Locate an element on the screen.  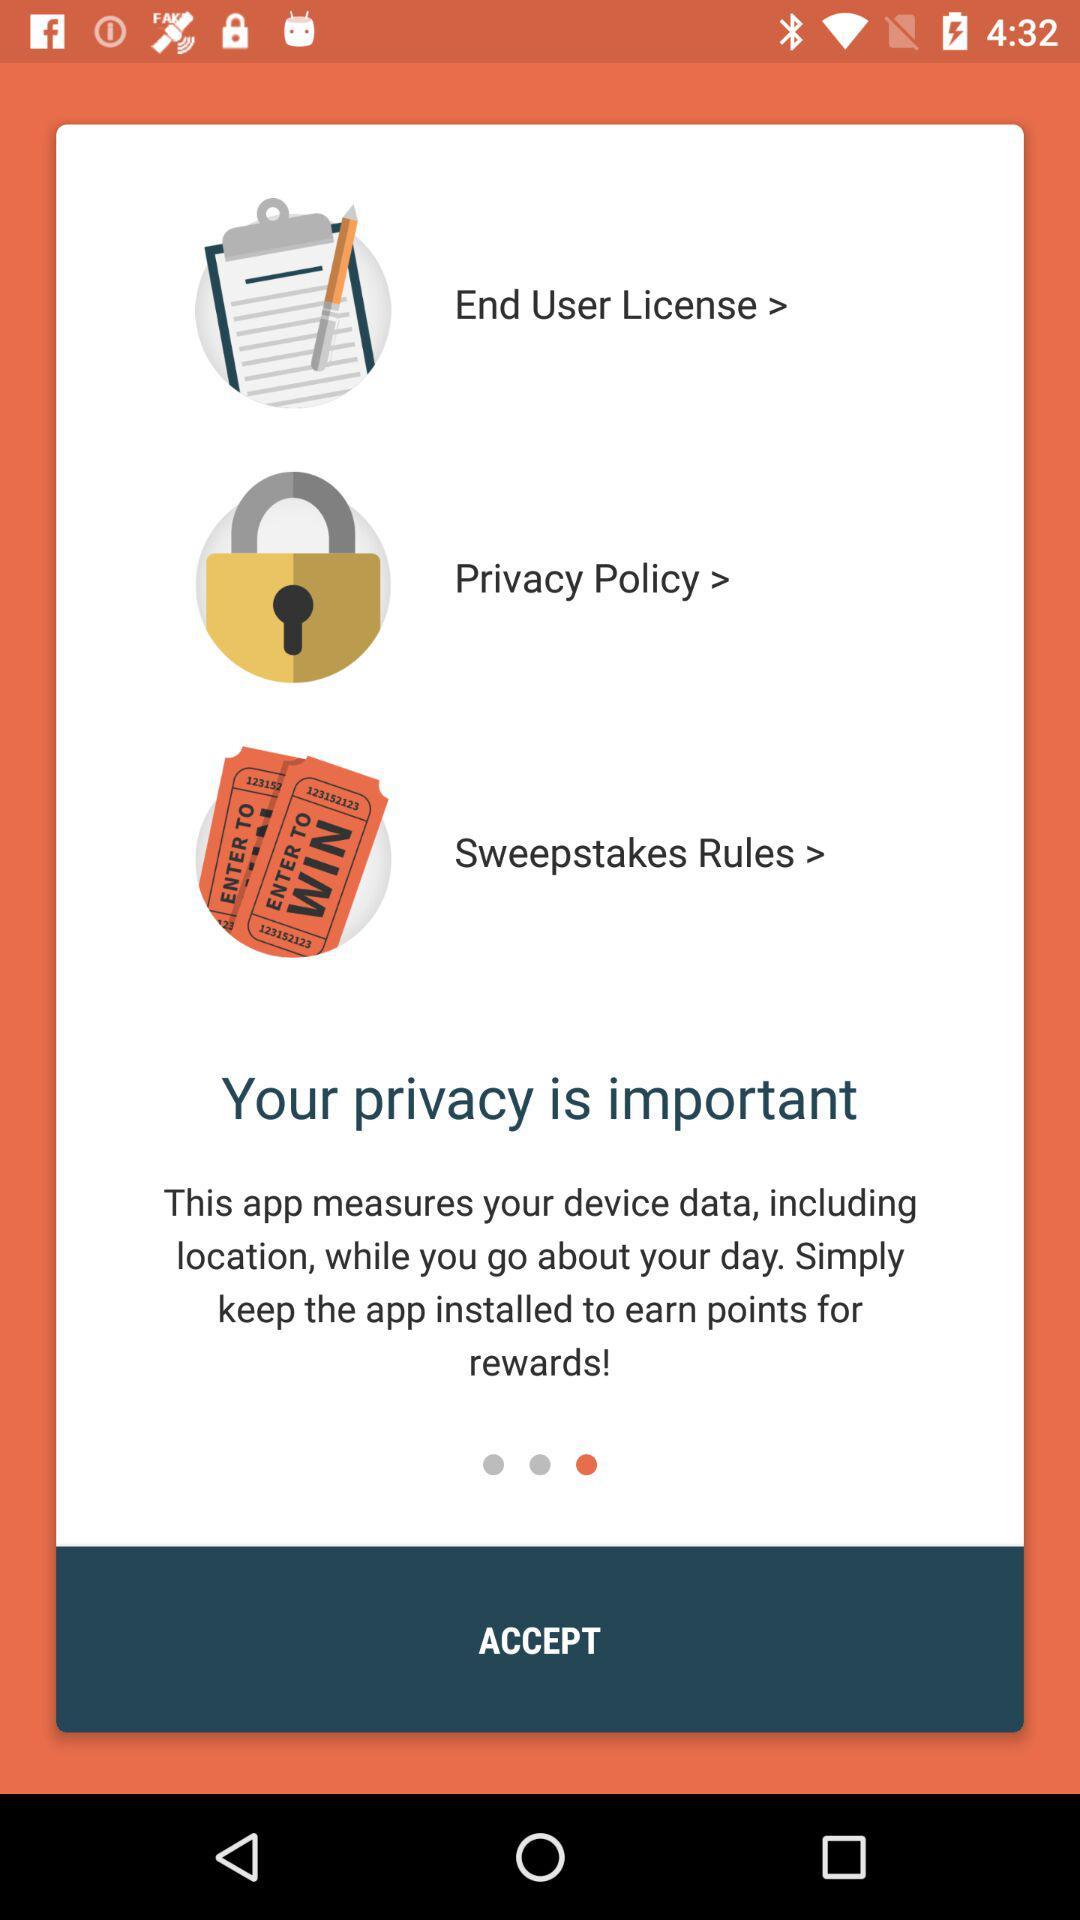
privacy policy > item is located at coordinates (677, 576).